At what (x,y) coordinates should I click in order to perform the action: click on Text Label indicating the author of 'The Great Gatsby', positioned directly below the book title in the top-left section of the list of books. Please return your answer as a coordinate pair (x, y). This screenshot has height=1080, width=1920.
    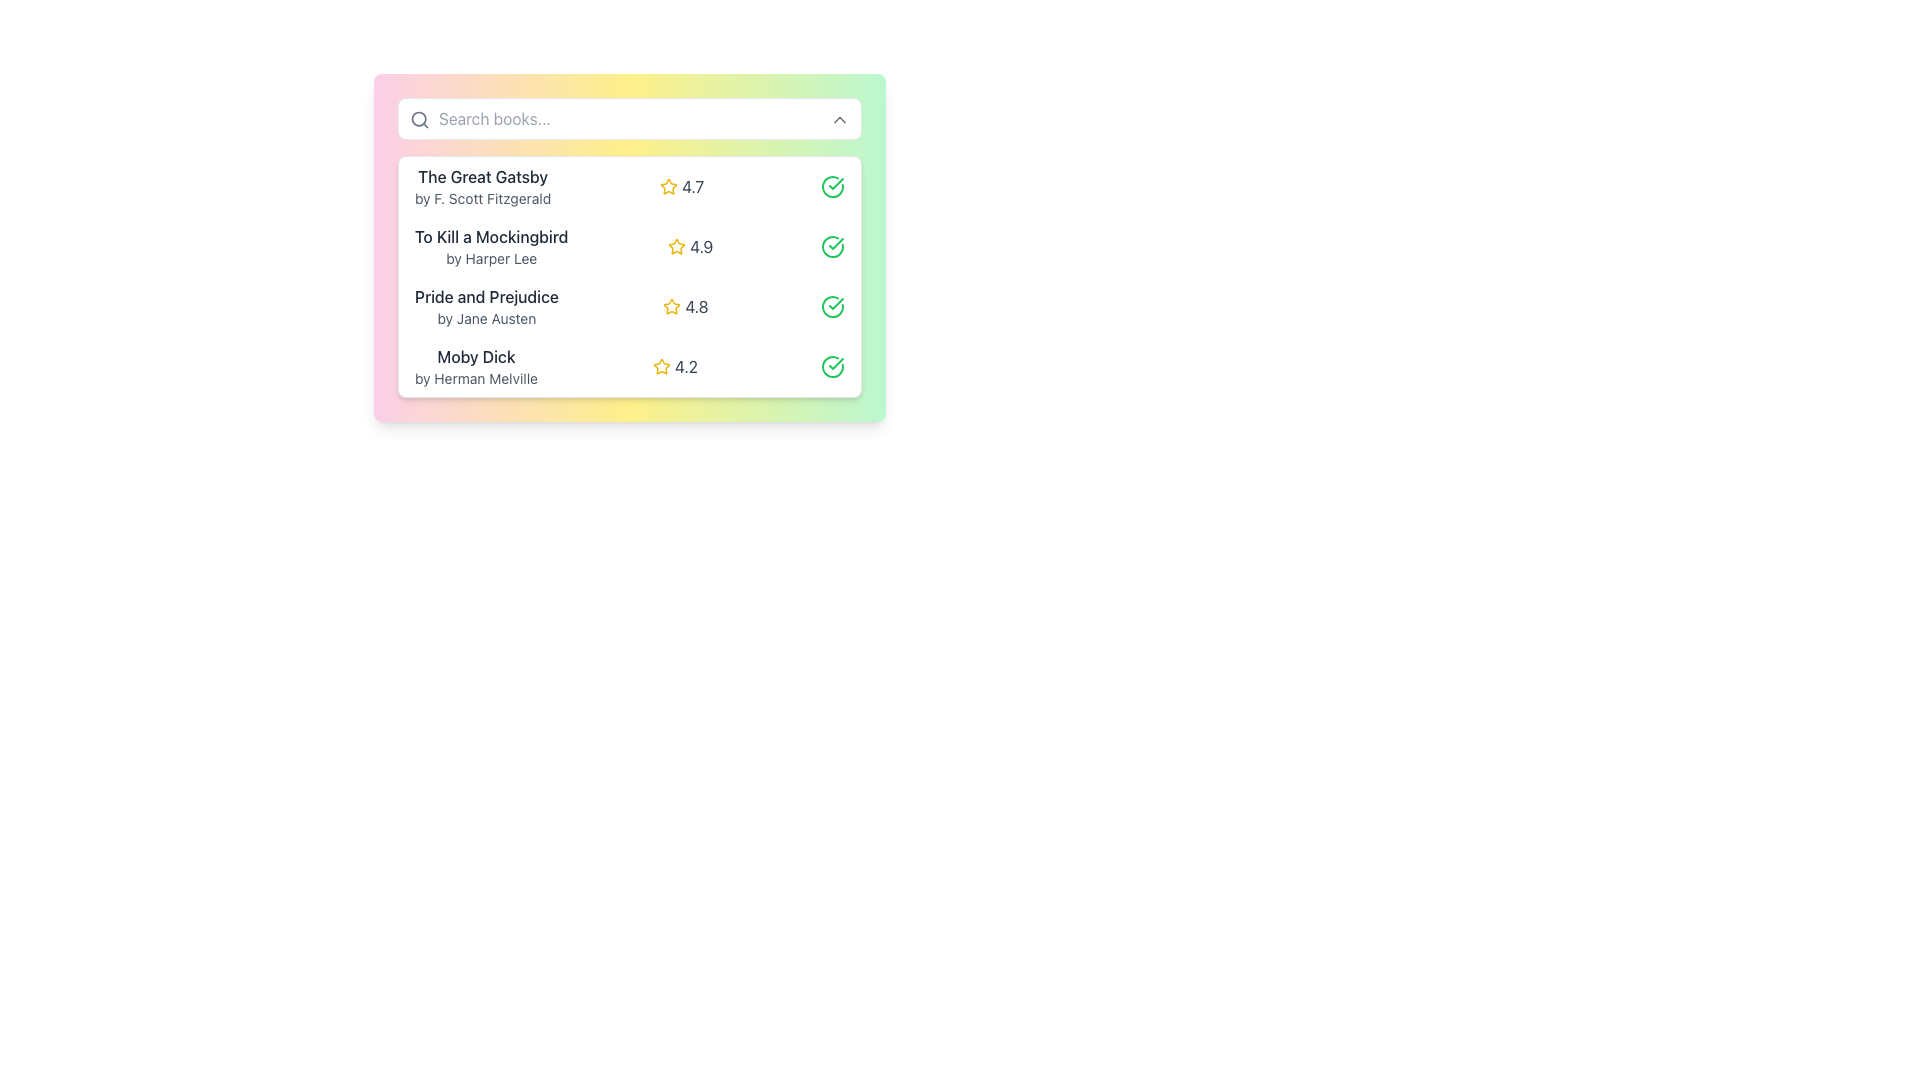
    Looking at the image, I should click on (483, 199).